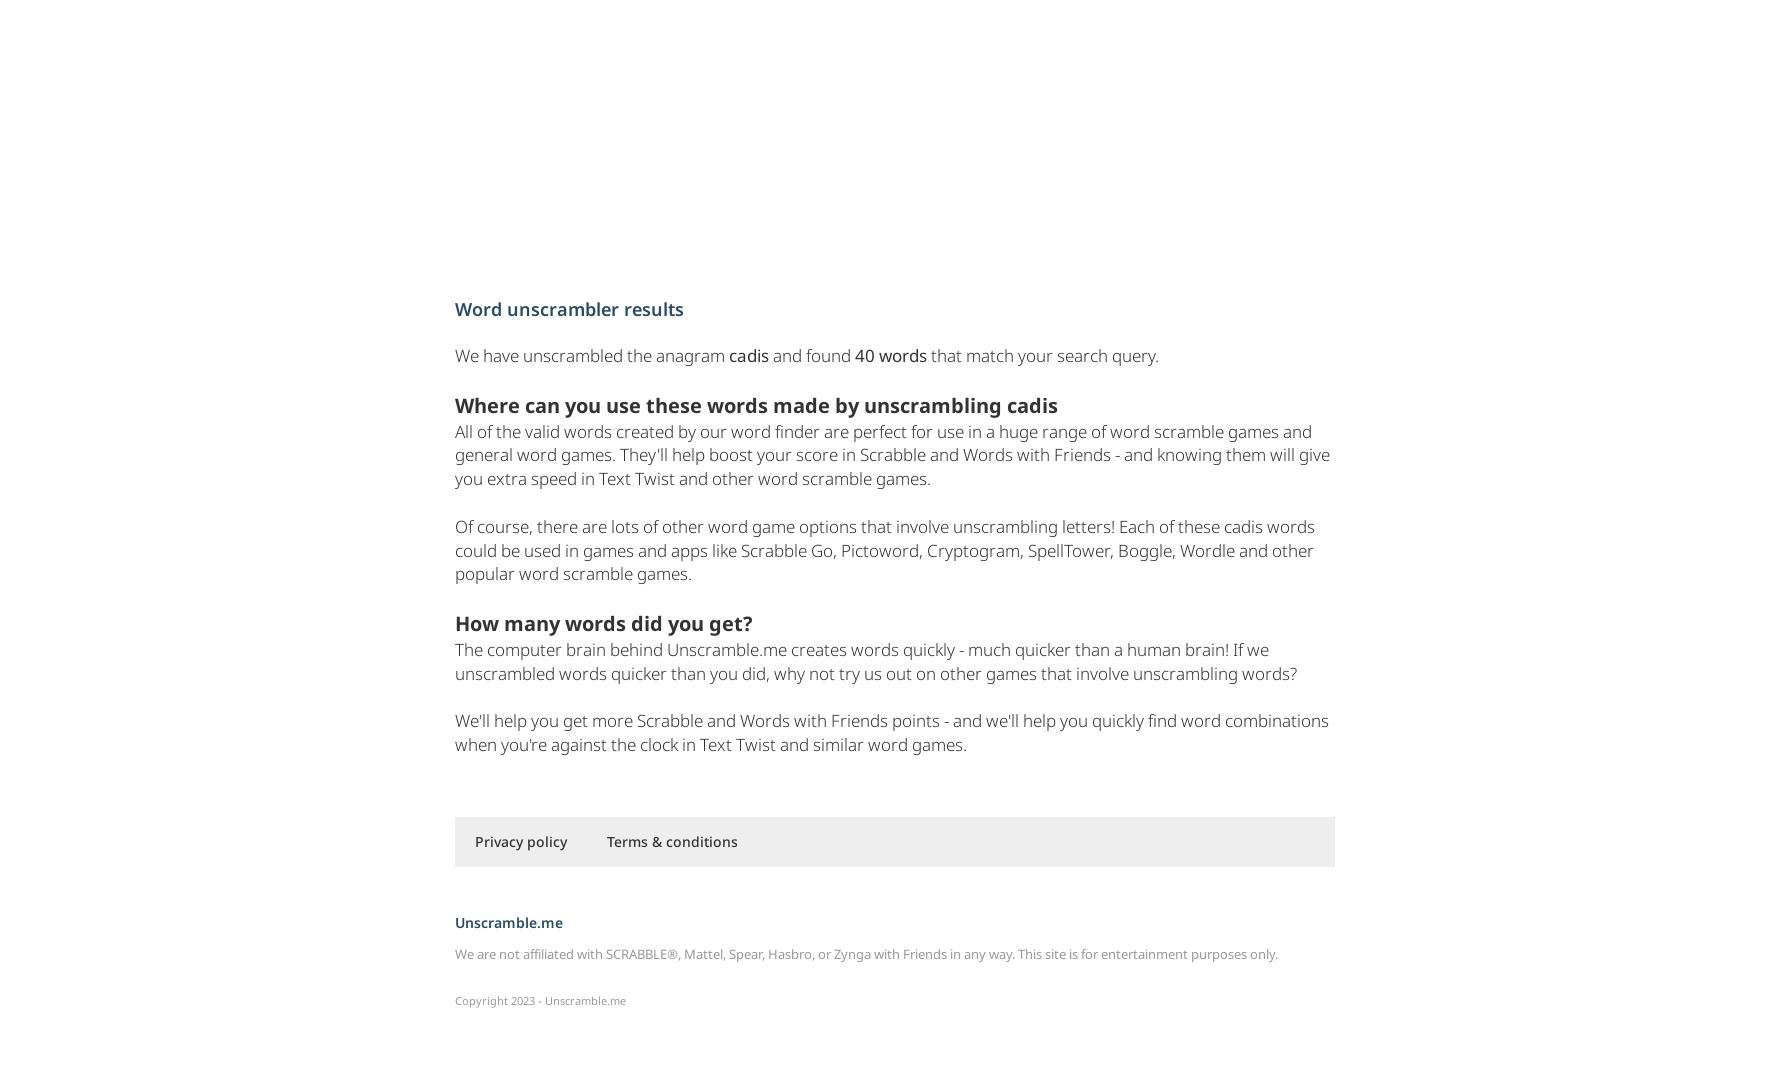 This screenshot has height=1068, width=1790. What do you see at coordinates (747, 354) in the screenshot?
I see `'cadis'` at bounding box center [747, 354].